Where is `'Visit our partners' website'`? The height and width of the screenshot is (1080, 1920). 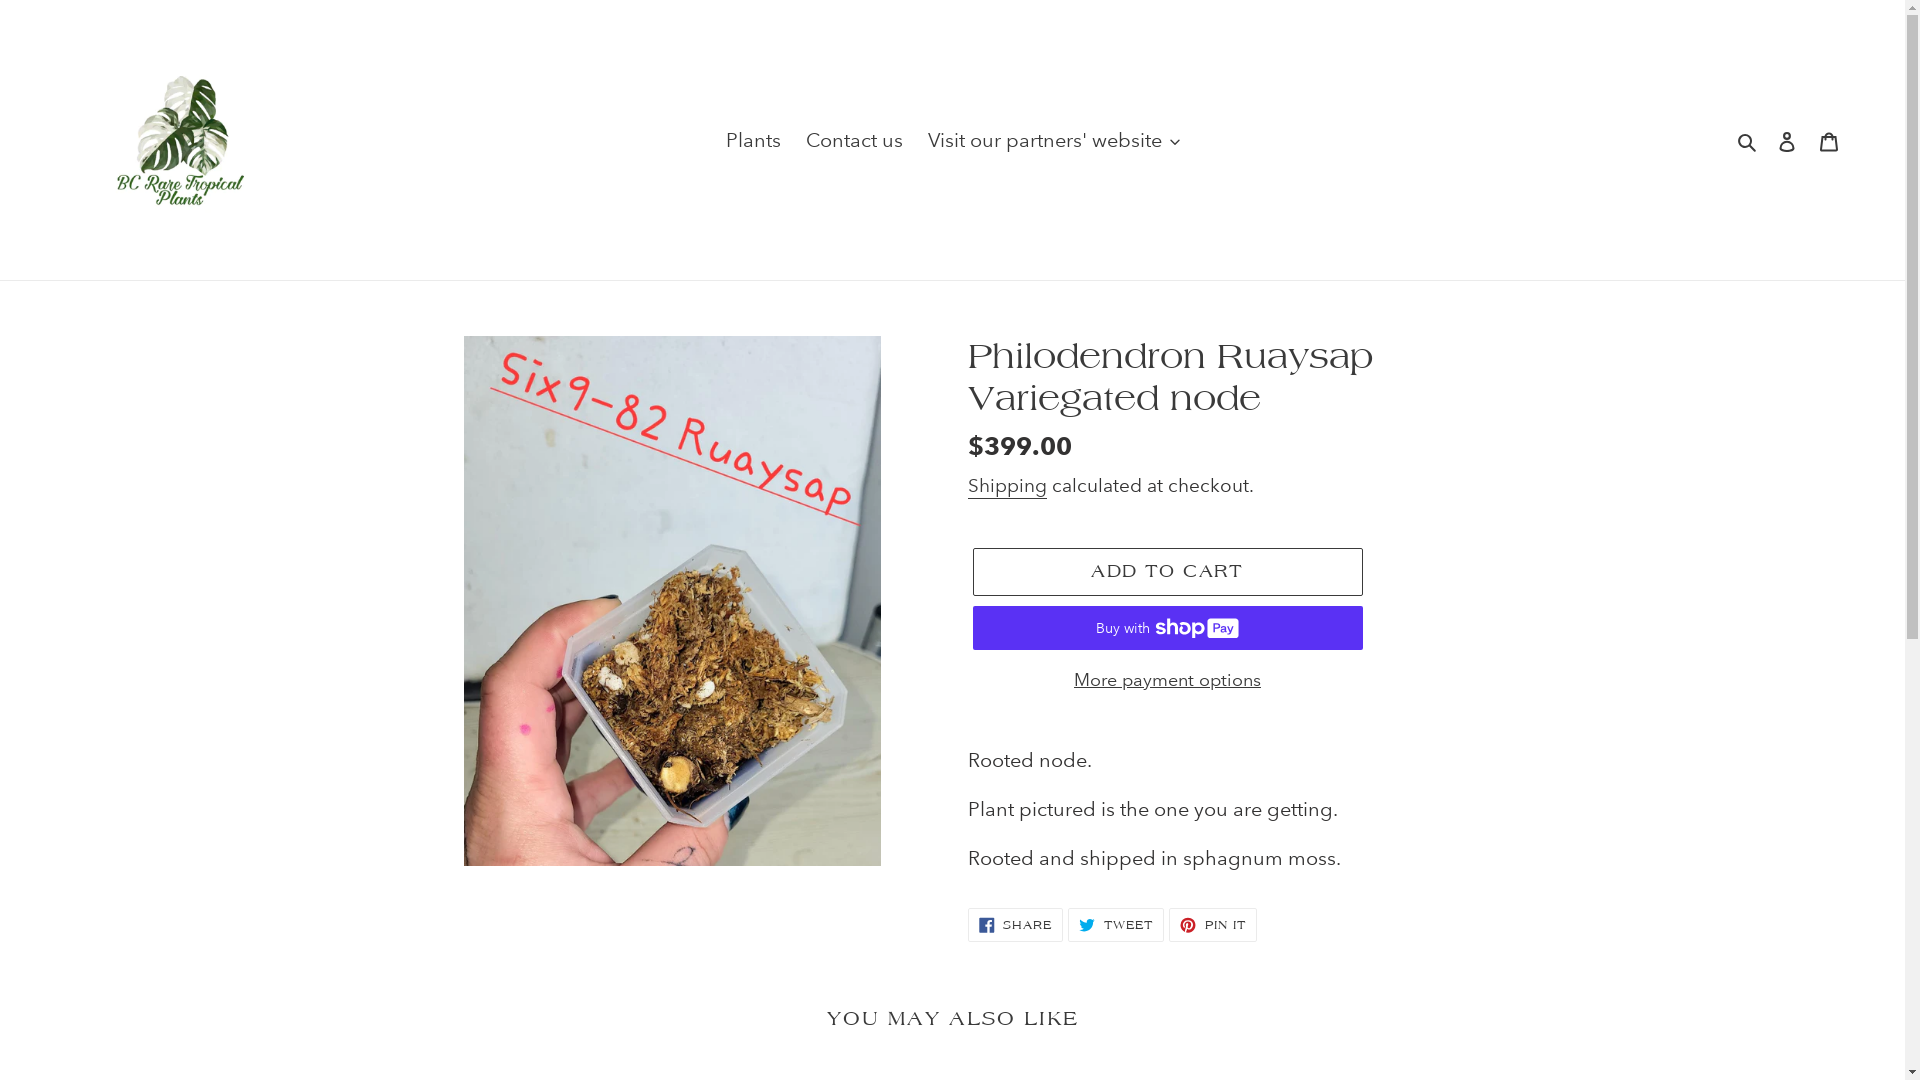
'Visit our partners' website' is located at coordinates (1053, 138).